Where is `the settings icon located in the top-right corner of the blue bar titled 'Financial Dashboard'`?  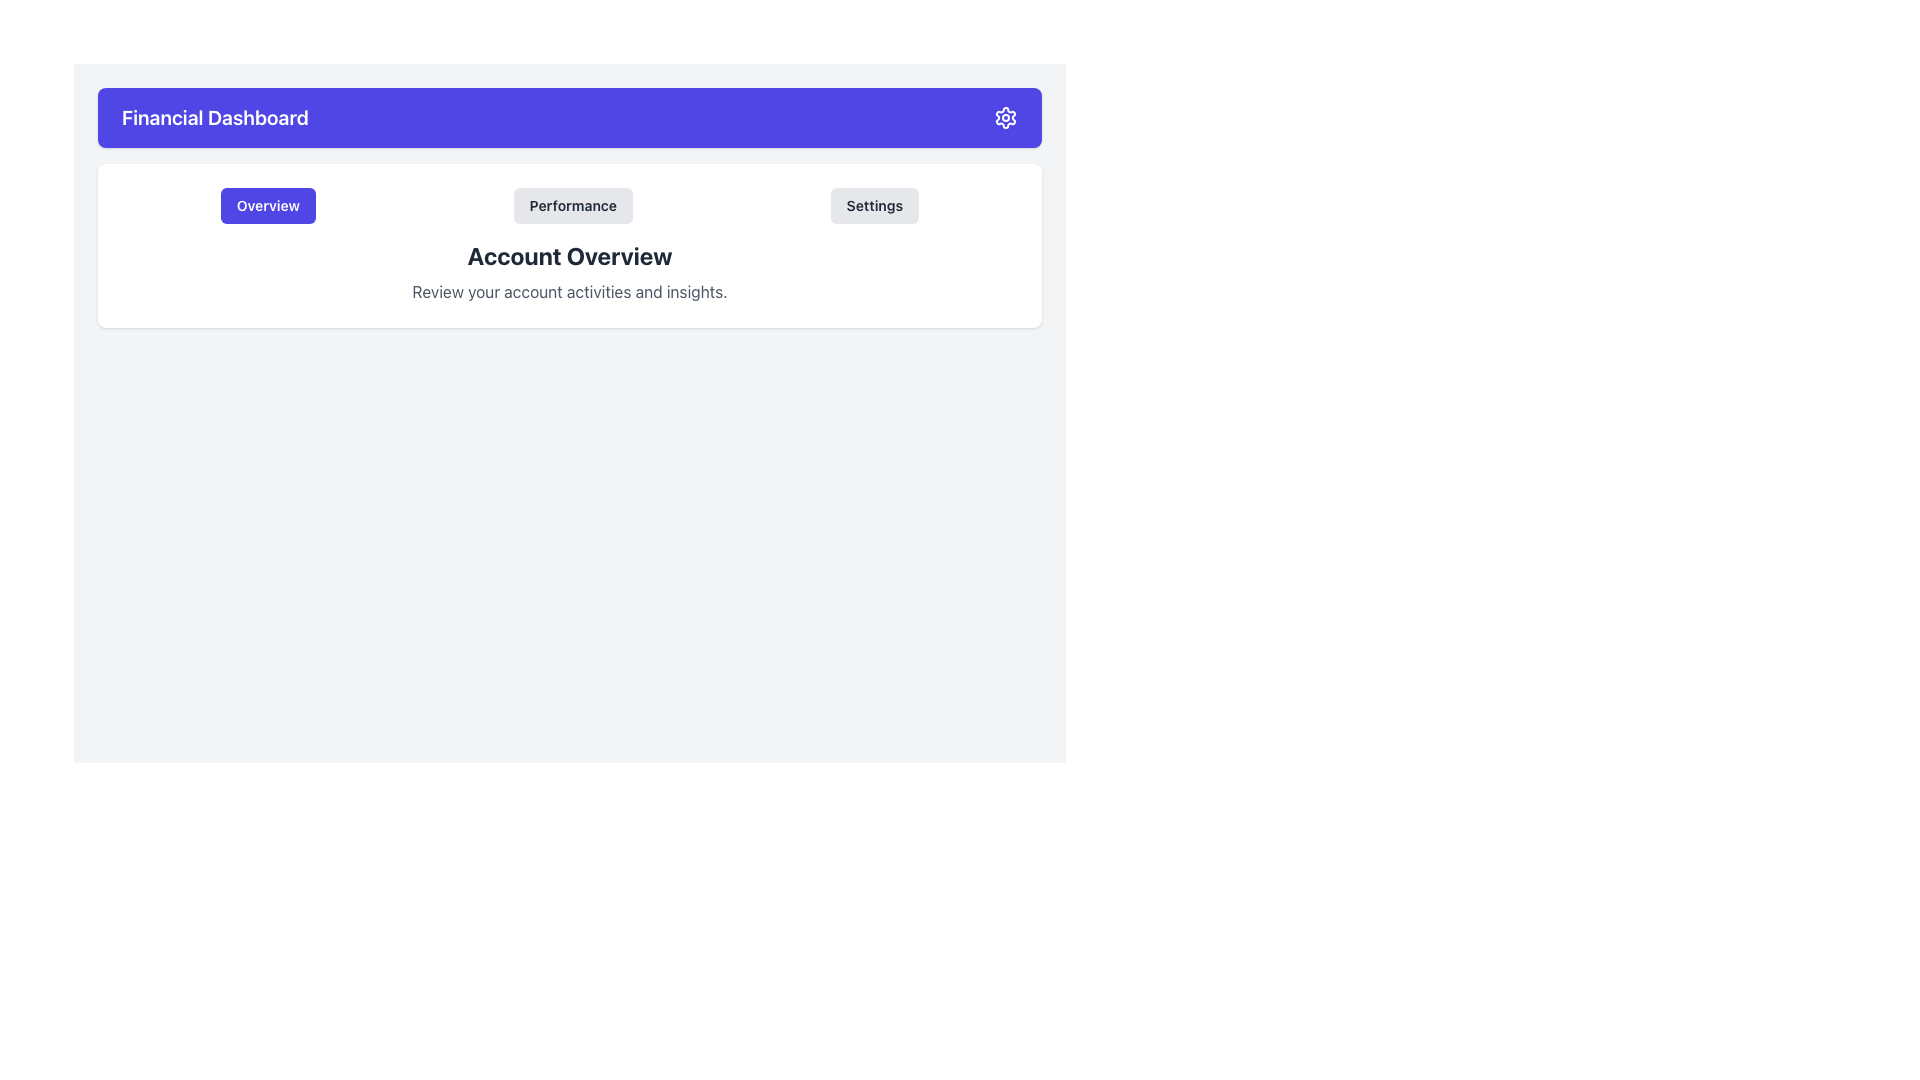
the settings icon located in the top-right corner of the blue bar titled 'Financial Dashboard' is located at coordinates (1006, 118).